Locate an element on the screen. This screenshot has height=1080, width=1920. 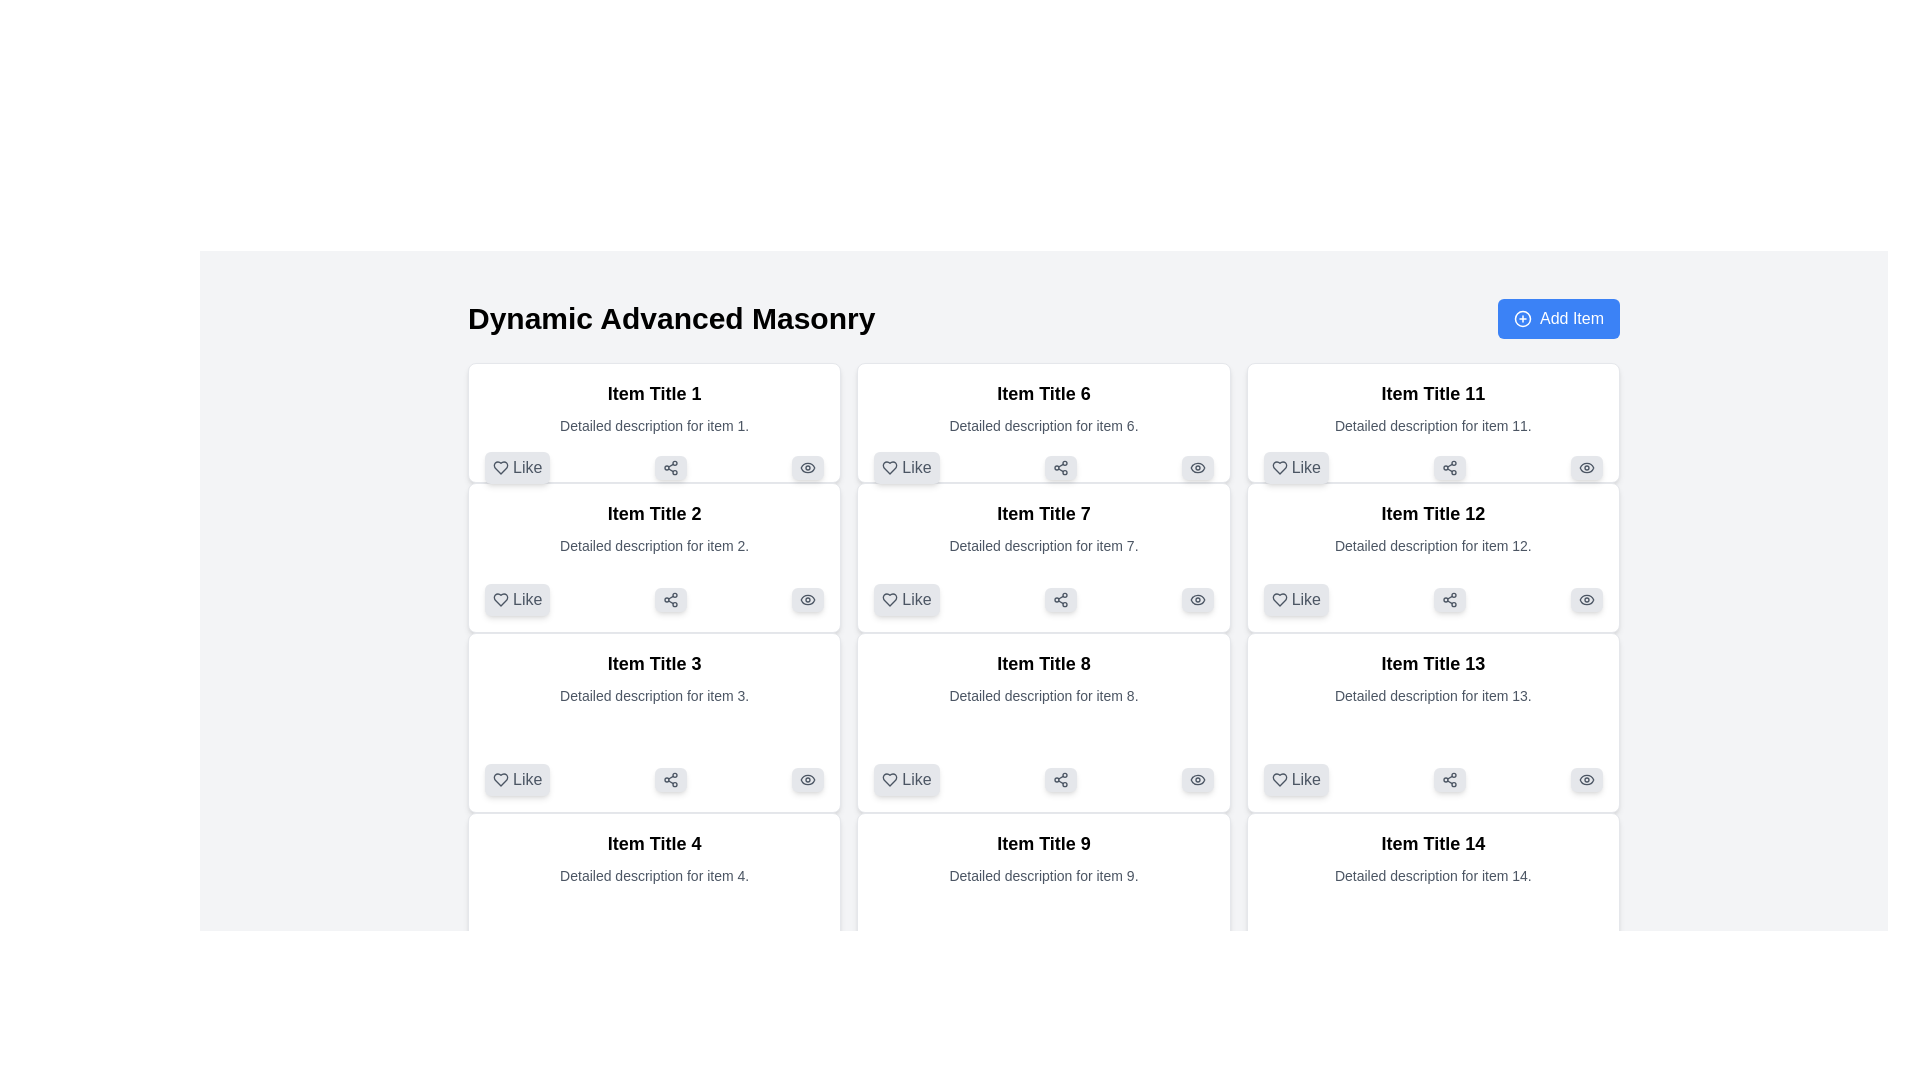
the button in the upper-right corner adjacent to the header text 'Dynamic Advanced Masonry' is located at coordinates (1558, 318).